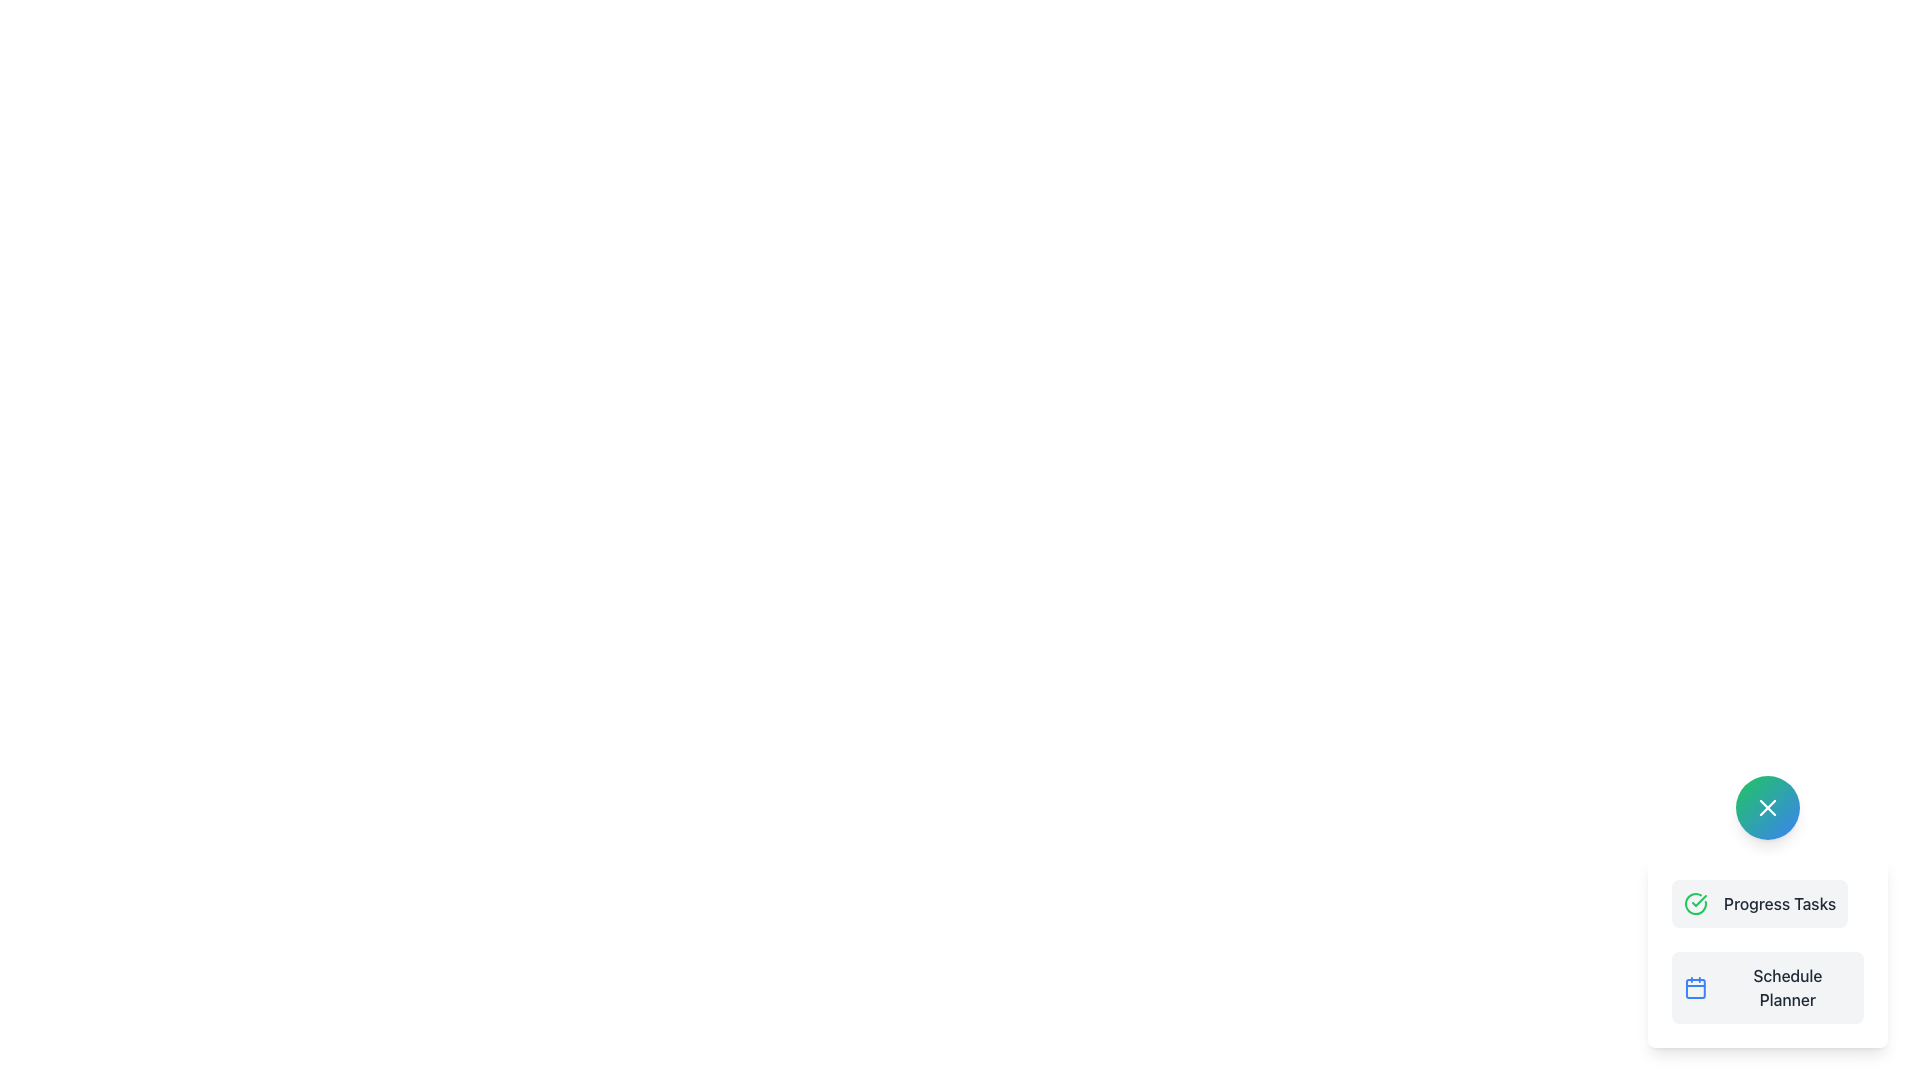 The image size is (1920, 1080). What do you see at coordinates (1787, 986) in the screenshot?
I see `the 'Schedule Planner' text label, which is displayed in dark gray font and is located below the 'Progress Tasks' item in the vertical list` at bounding box center [1787, 986].